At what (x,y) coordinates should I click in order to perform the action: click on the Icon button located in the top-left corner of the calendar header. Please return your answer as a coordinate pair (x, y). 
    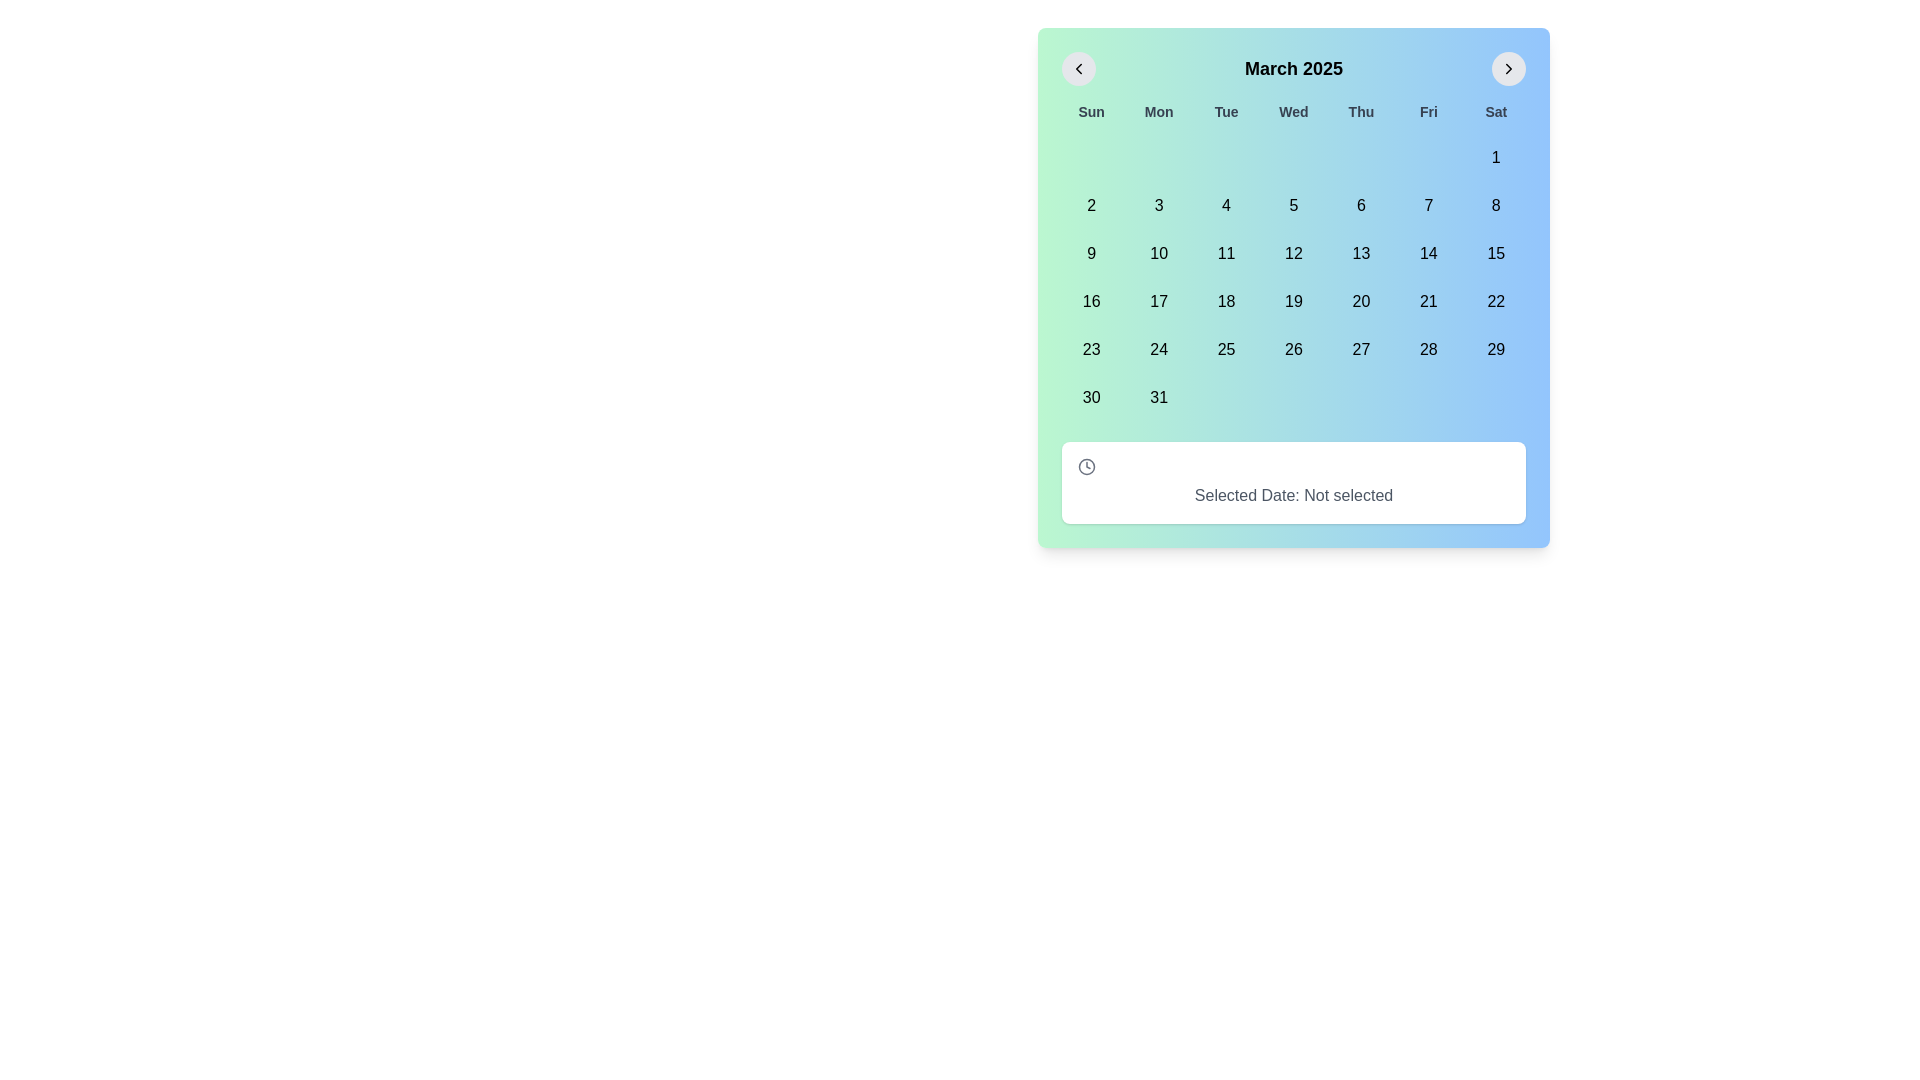
    Looking at the image, I should click on (1078, 68).